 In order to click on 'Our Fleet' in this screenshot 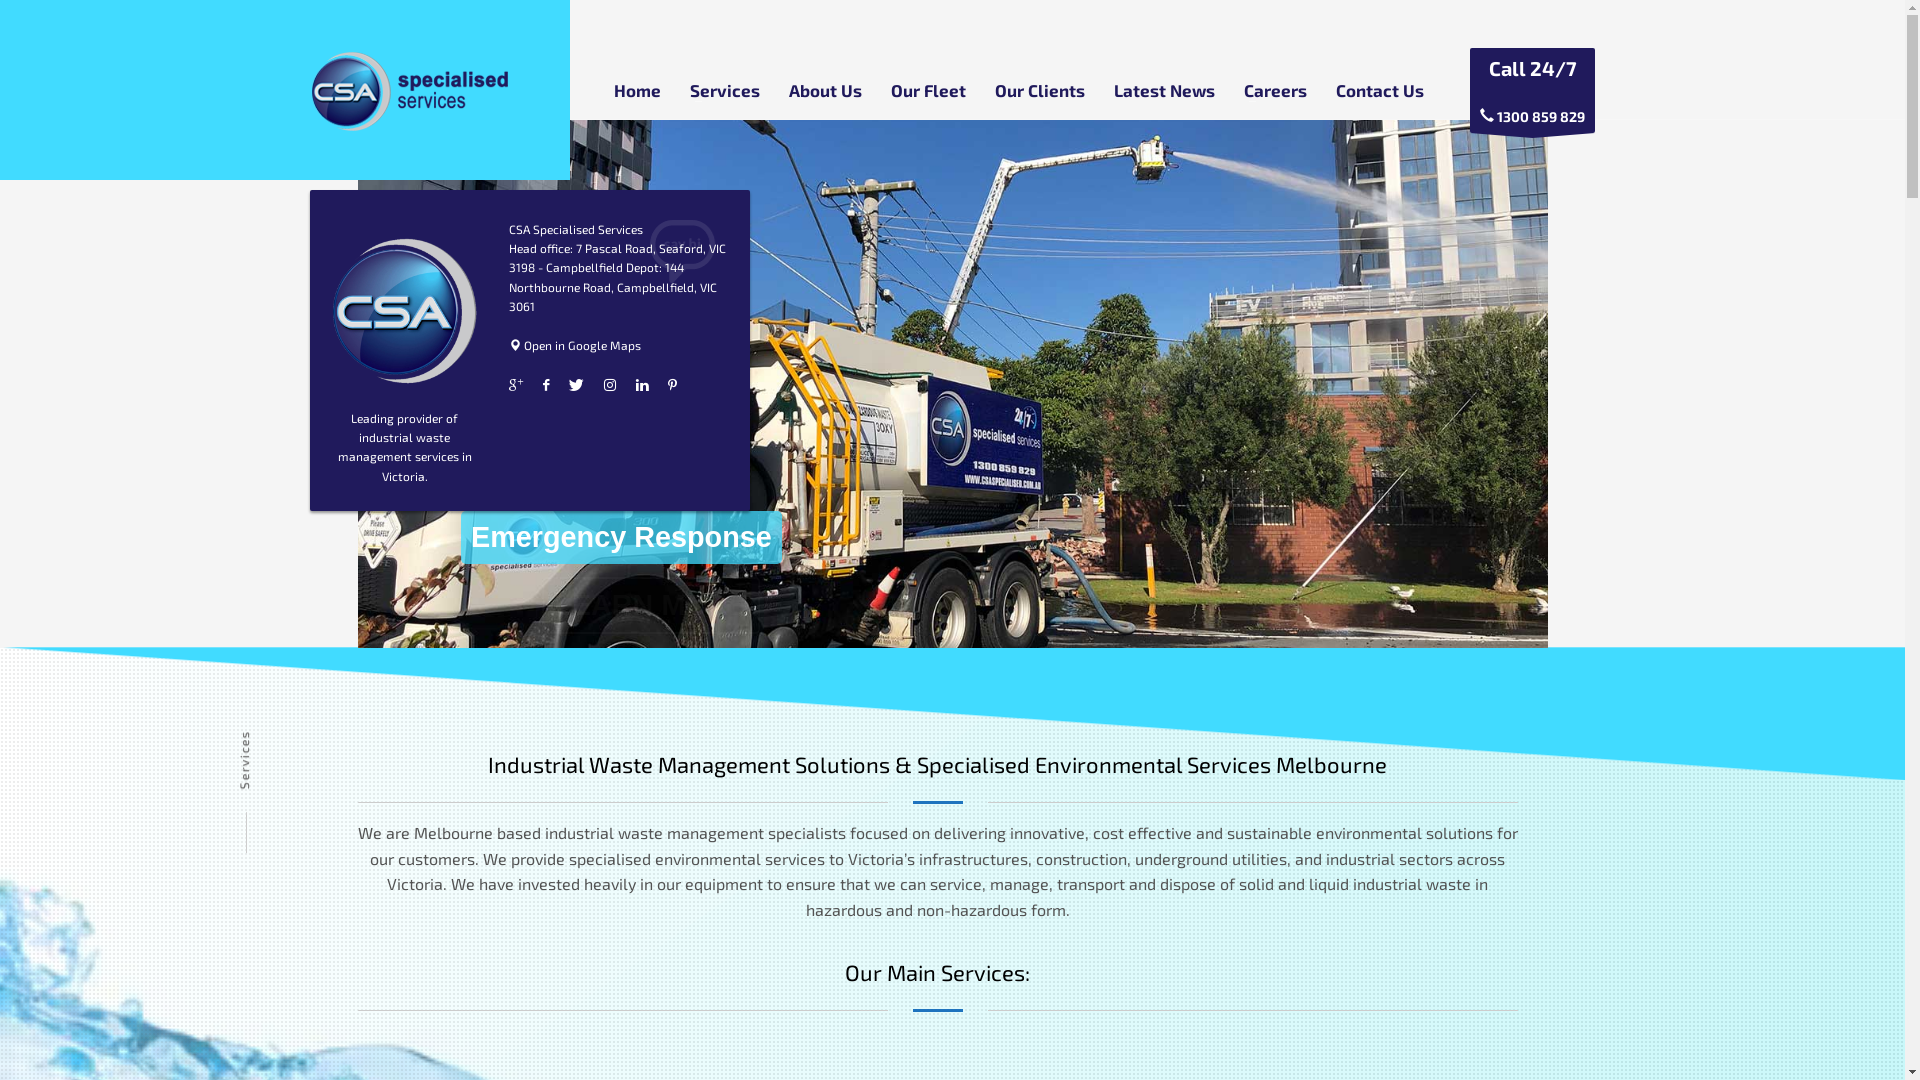, I will do `click(926, 88)`.